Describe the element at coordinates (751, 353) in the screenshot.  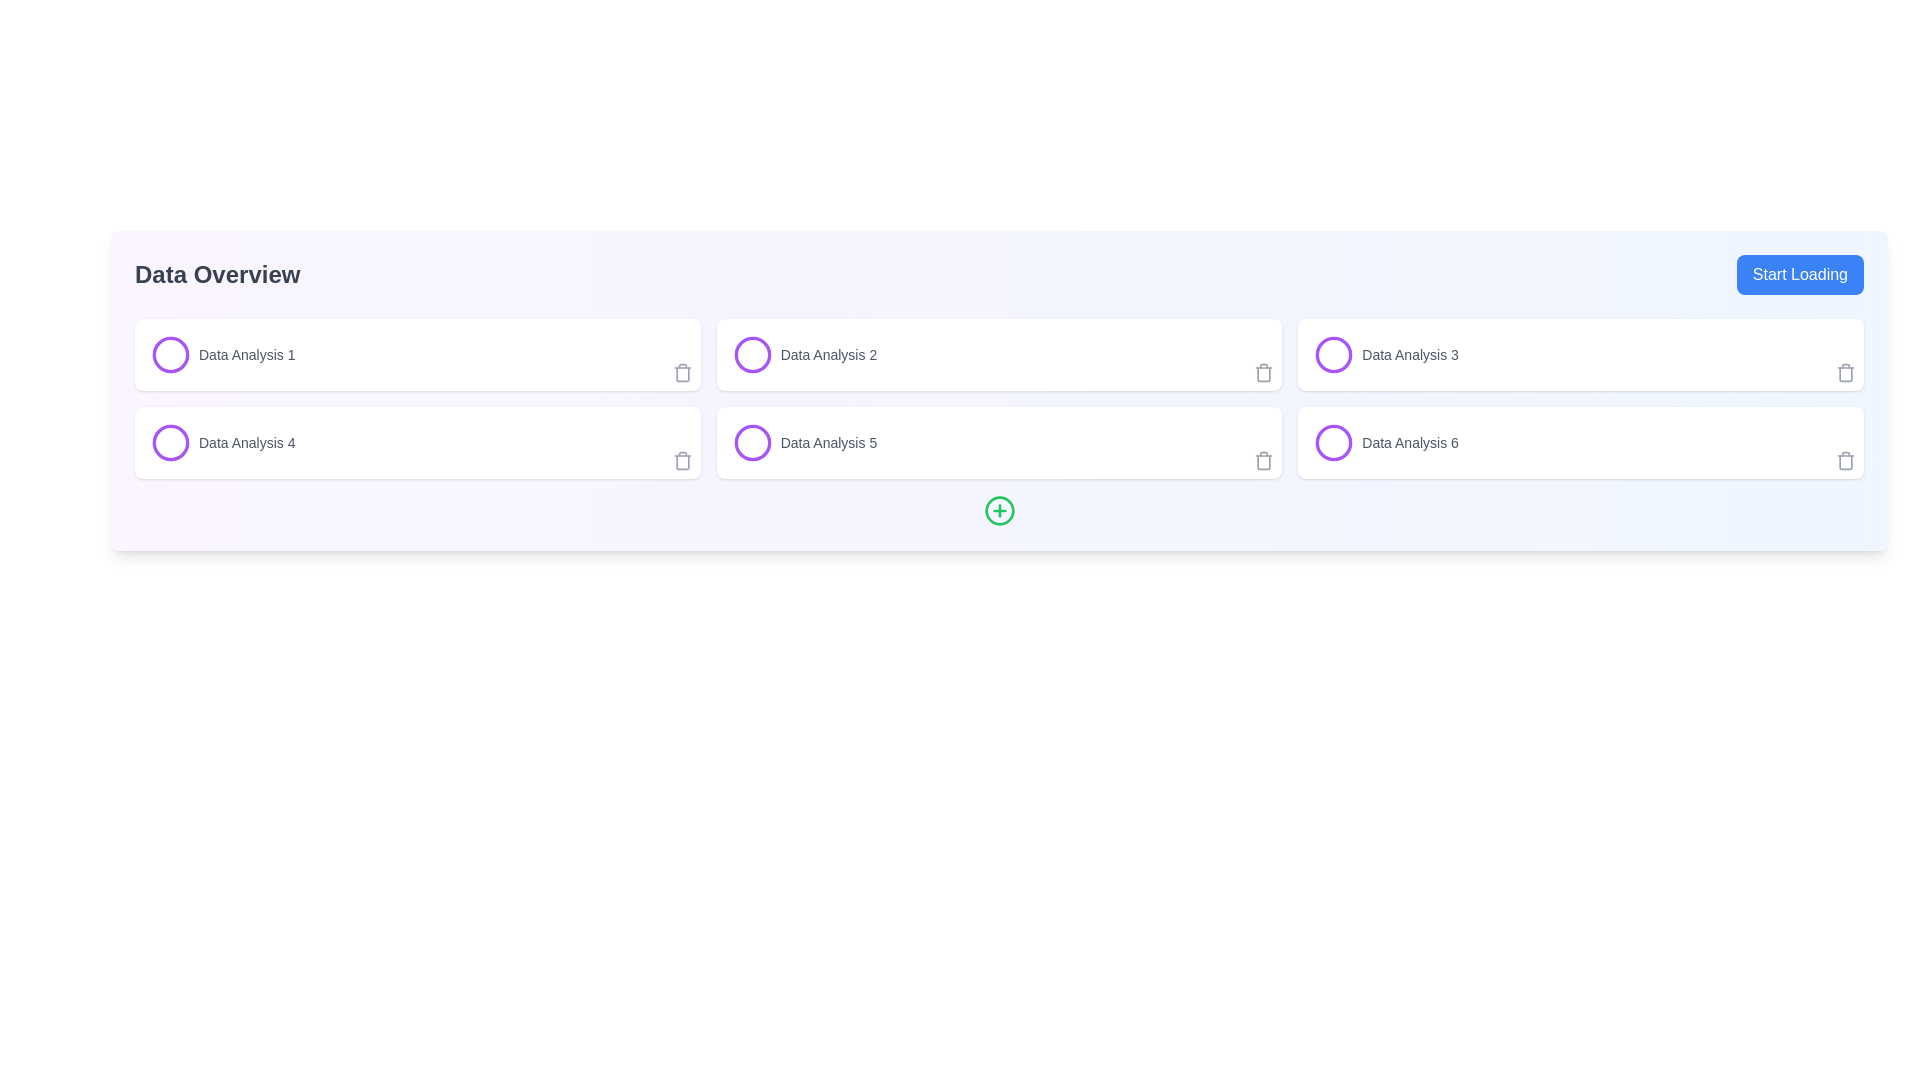
I see `the inner circle of the second selection option labeled 'Data Analysis 2', located in the top row's middle column of the grid layout` at that location.